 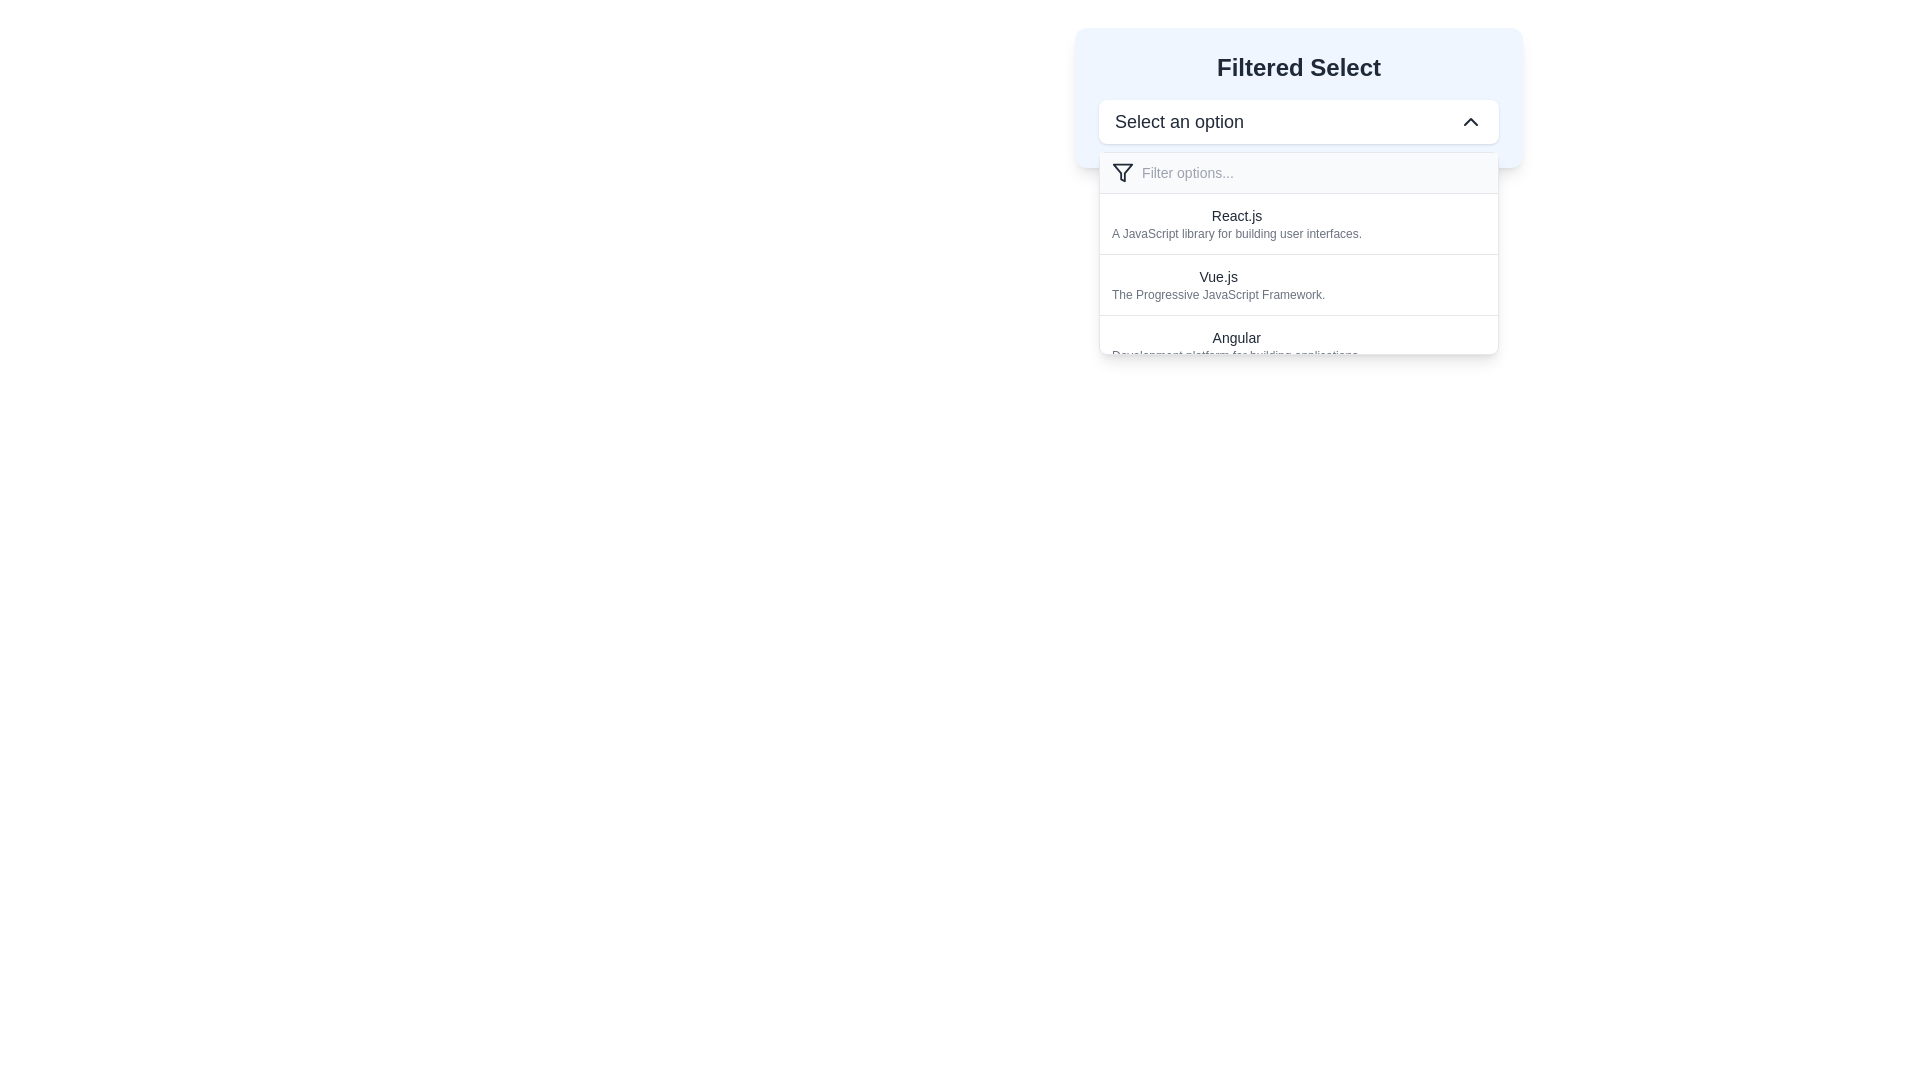 What do you see at coordinates (1299, 344) in the screenshot?
I see `the list item in the dropdown menu that displays 'Angular' as the bolded word and has a description 'Development platform for building applications.'` at bounding box center [1299, 344].